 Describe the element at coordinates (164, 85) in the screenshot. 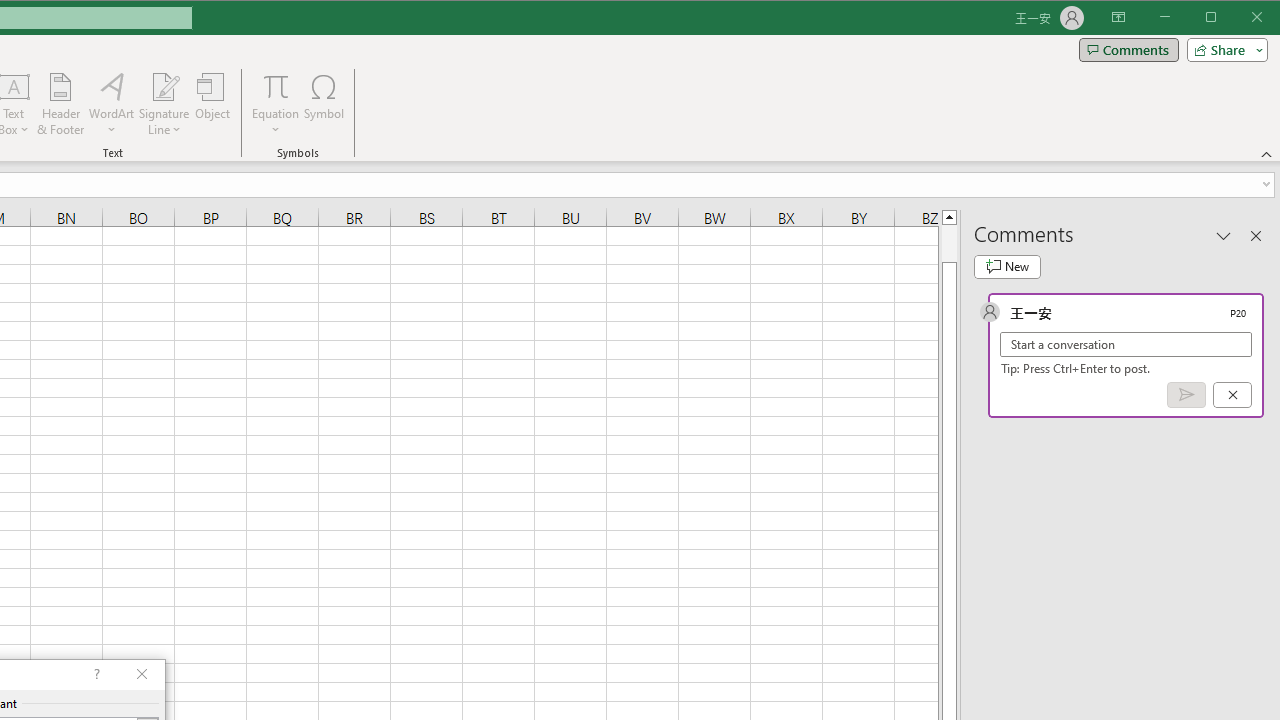

I see `'Signature Line'` at that location.